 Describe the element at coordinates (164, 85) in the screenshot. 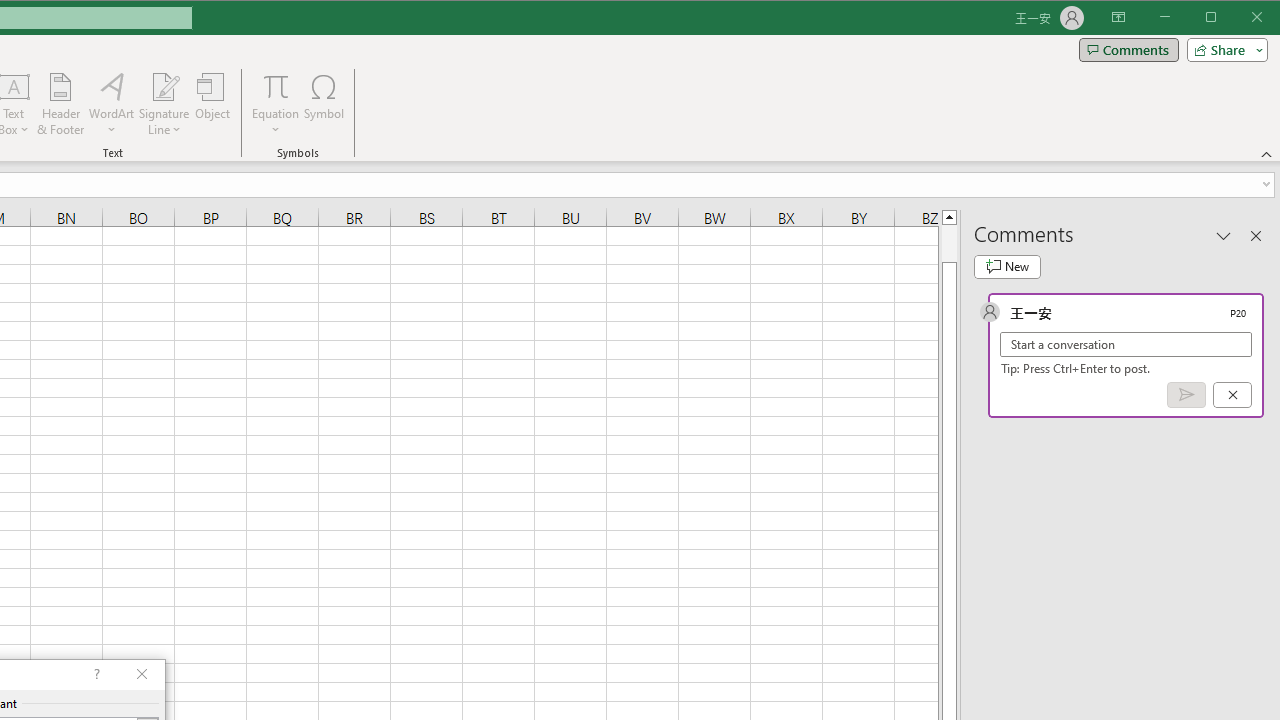

I see `'Signature Line'` at that location.